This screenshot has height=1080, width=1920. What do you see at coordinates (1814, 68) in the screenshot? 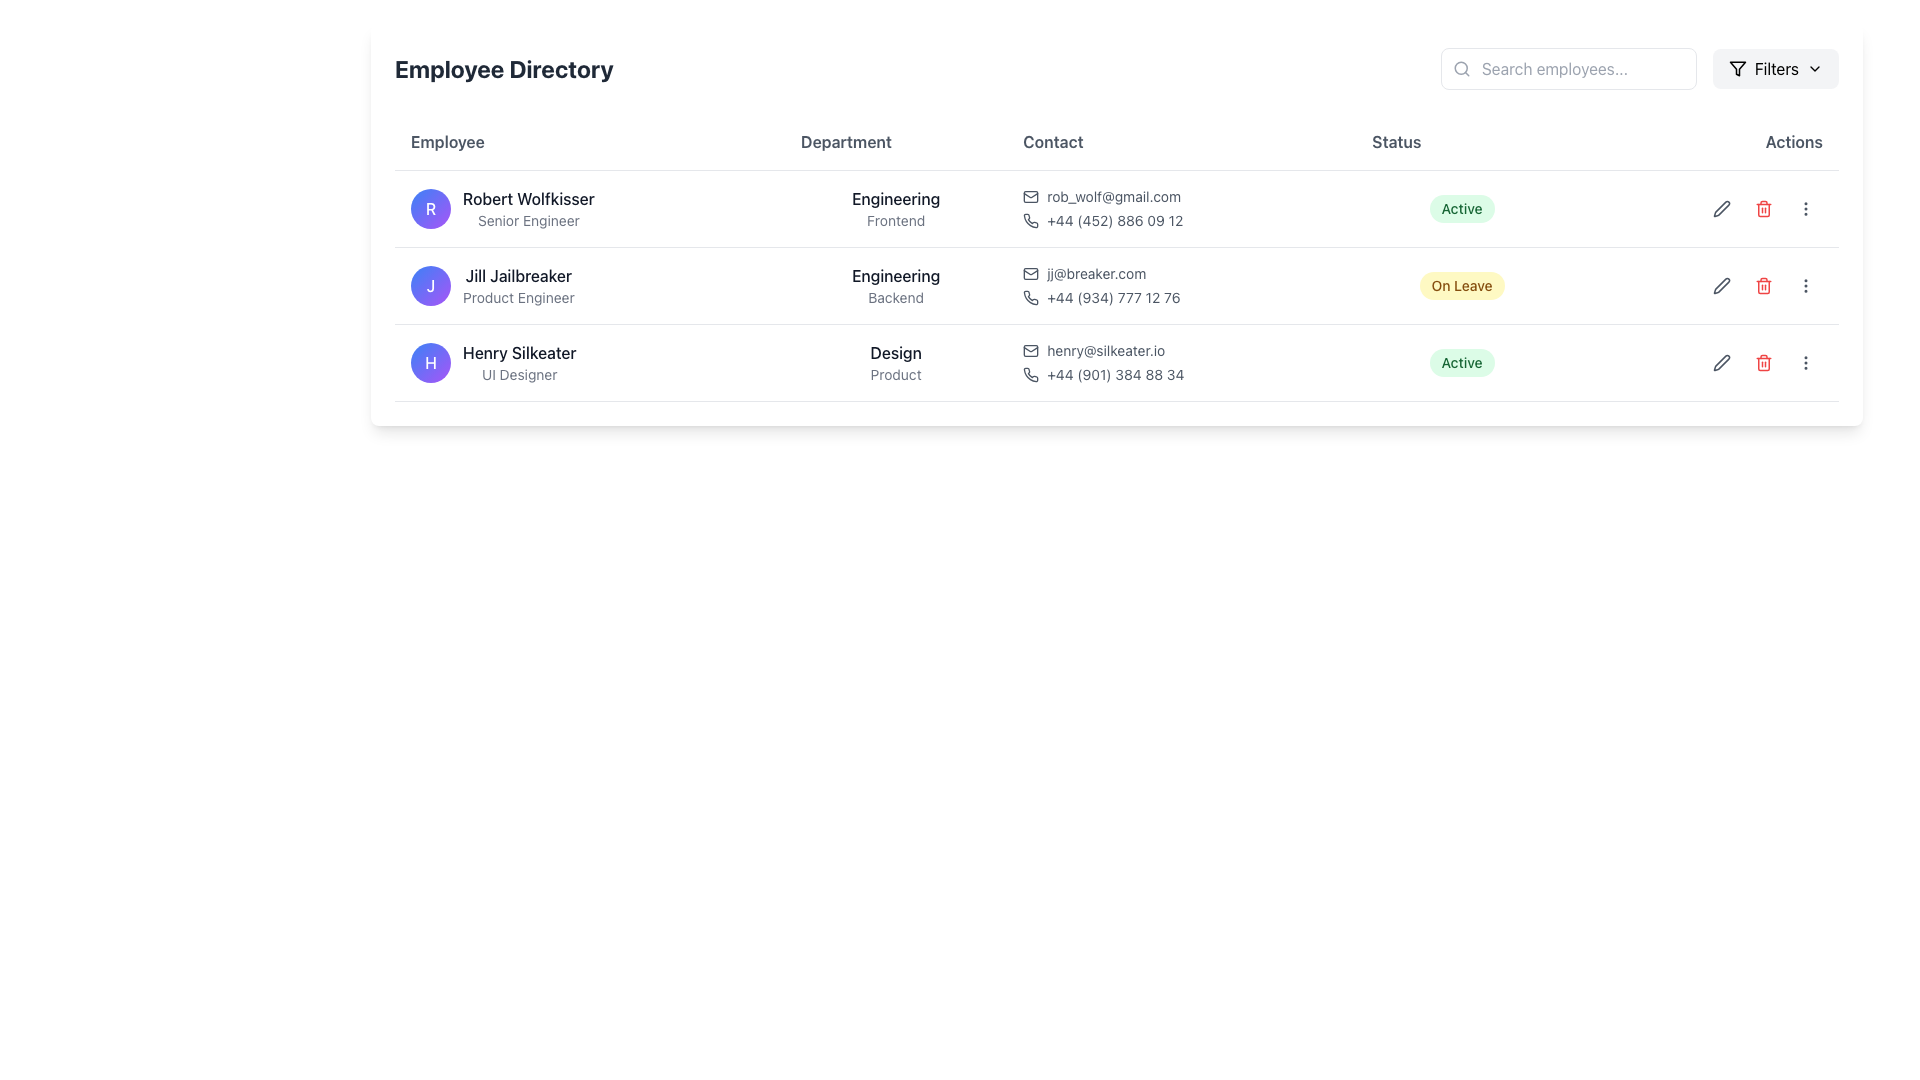
I see `the chevron icon located on the right-hand side of the 'Filters' button` at bounding box center [1814, 68].